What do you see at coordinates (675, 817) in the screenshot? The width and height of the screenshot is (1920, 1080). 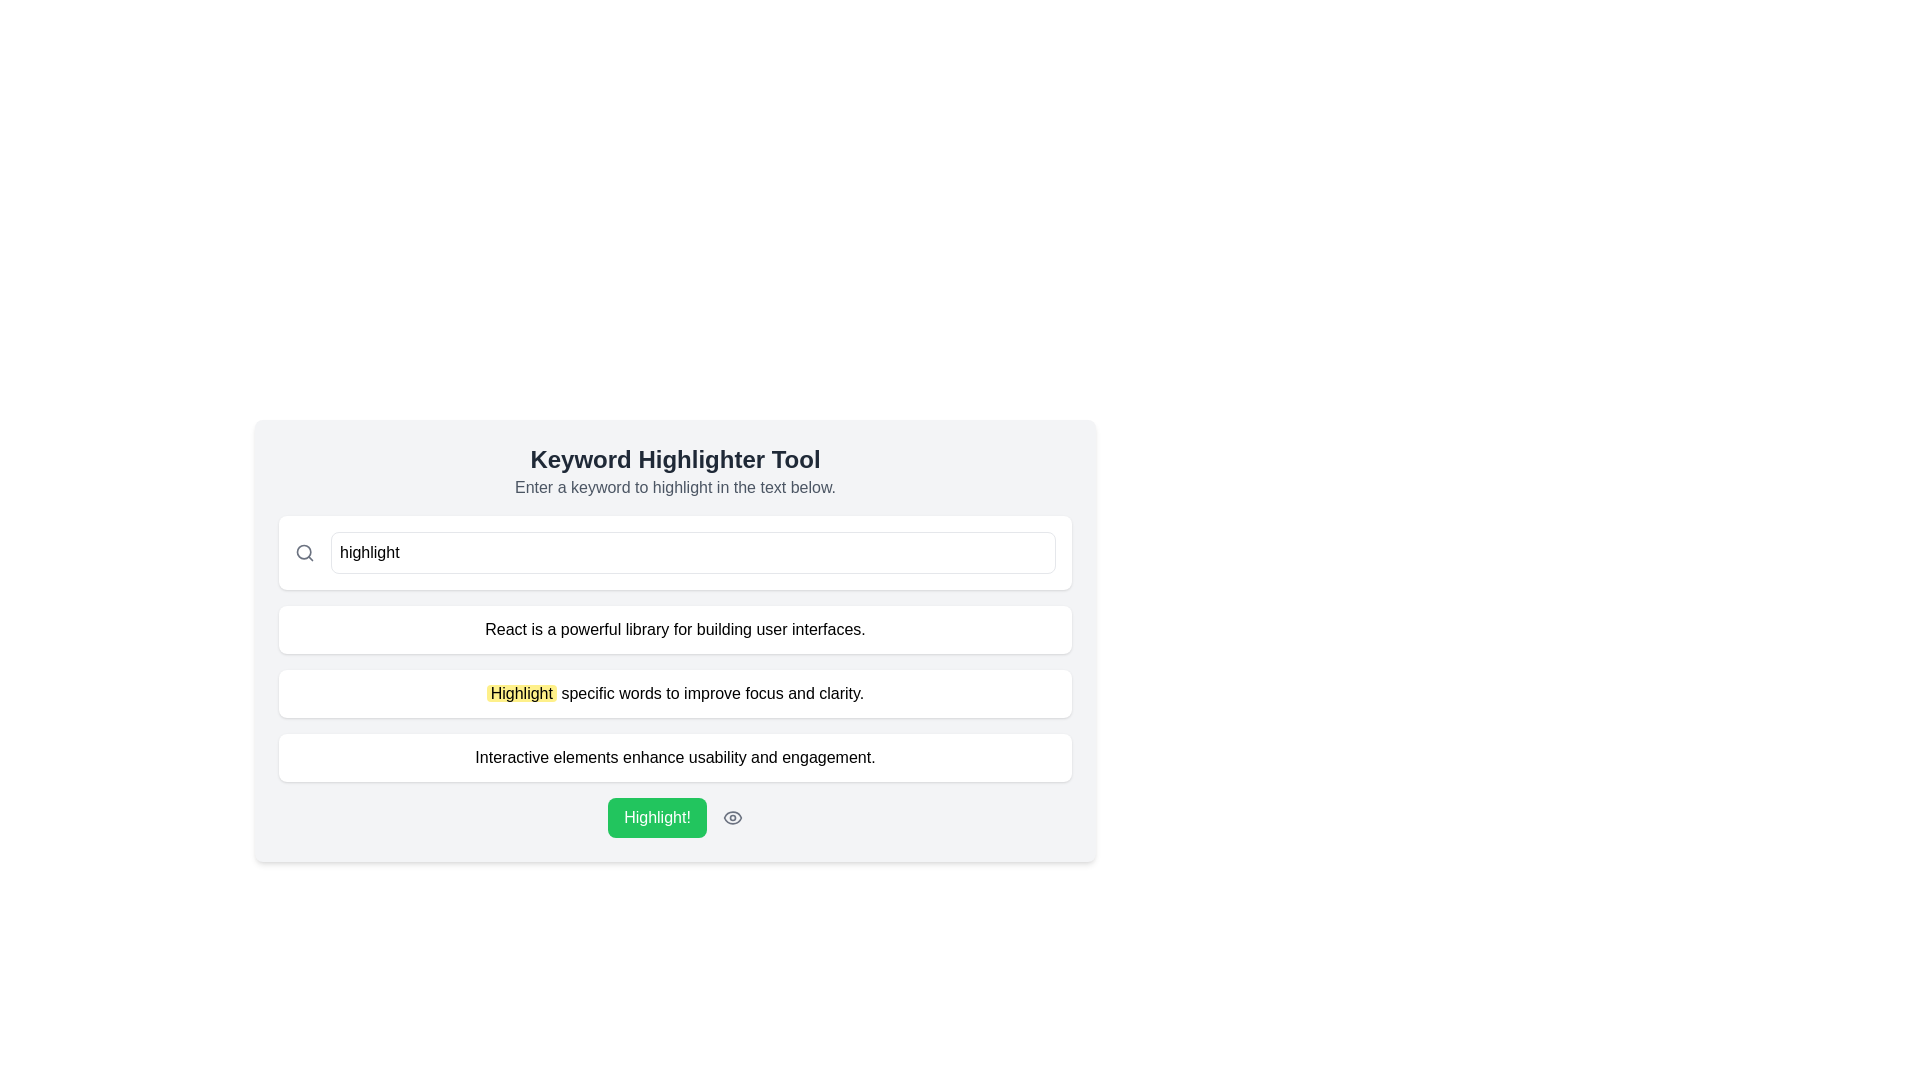 I see `the 'Highlight!' button with a green background and white text to observe the hover effect` at bounding box center [675, 817].